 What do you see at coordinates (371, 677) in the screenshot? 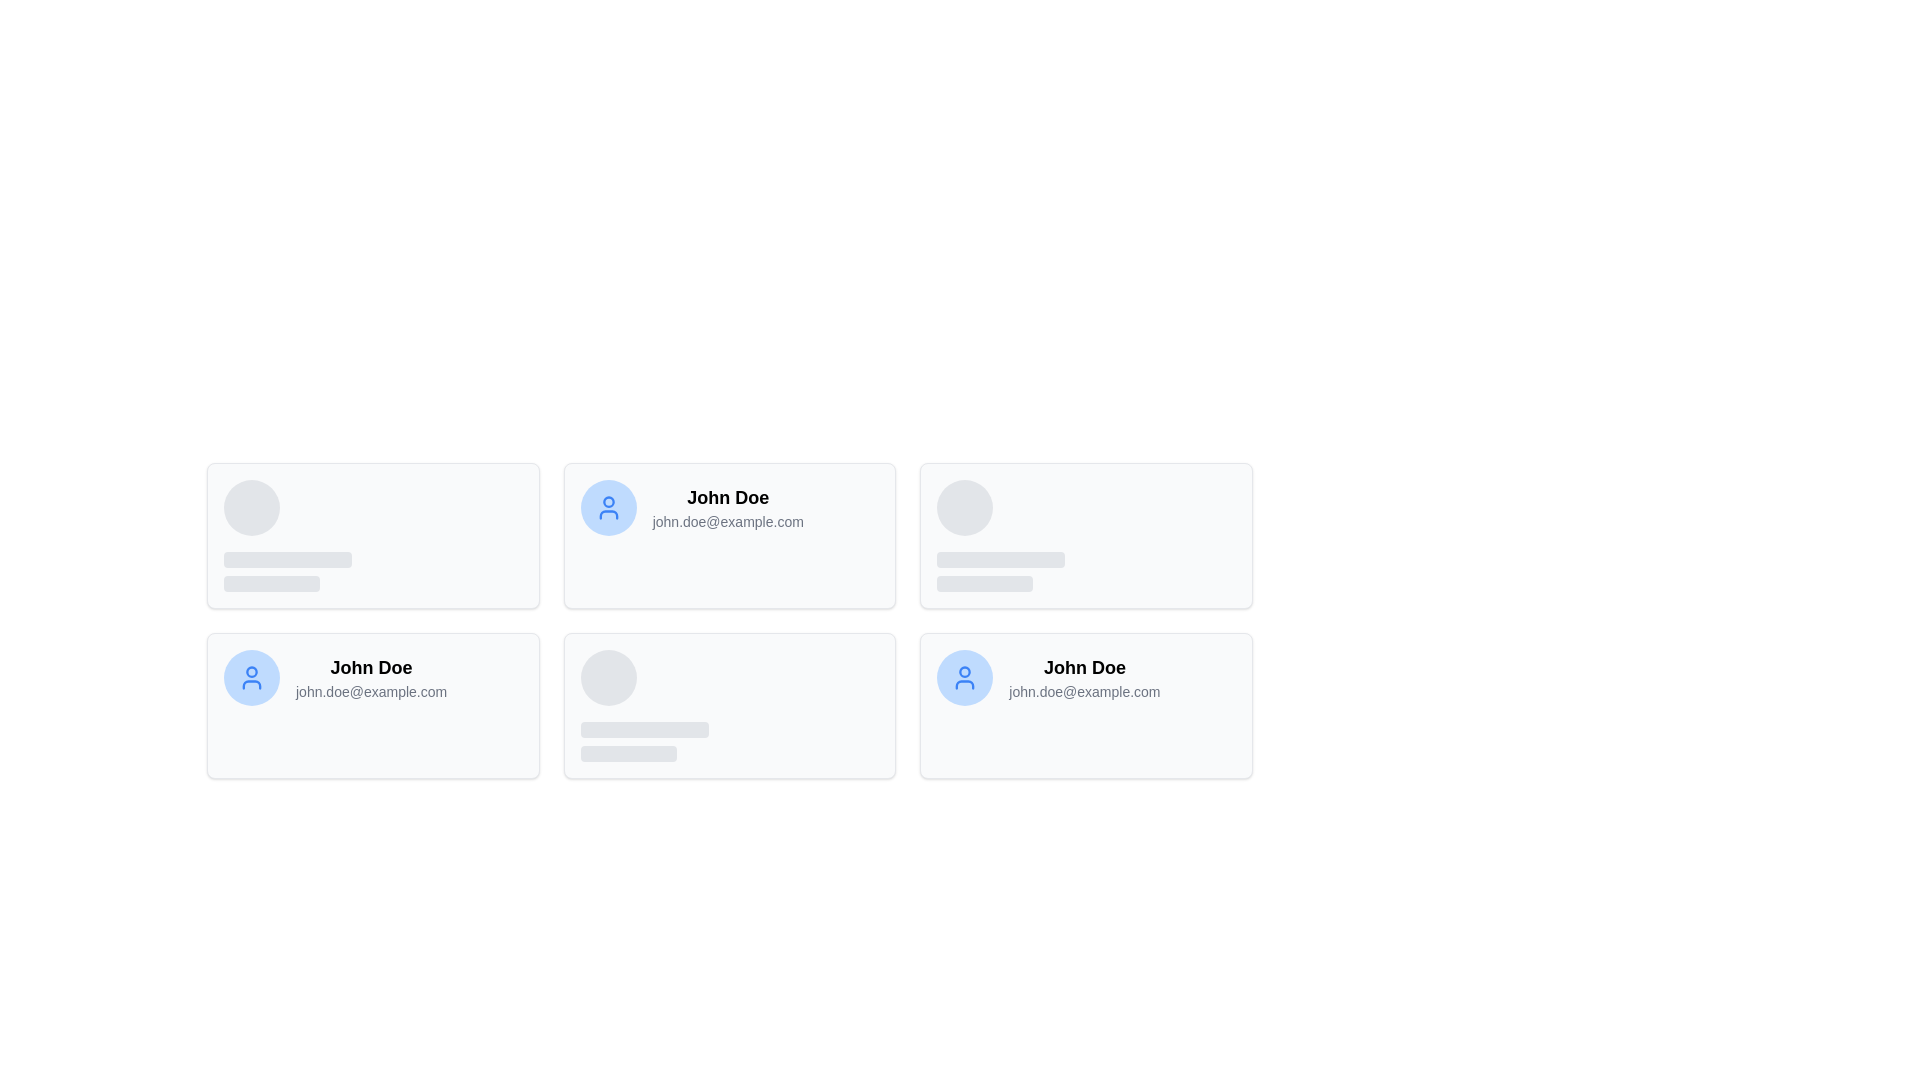
I see `the user profile text block located` at bounding box center [371, 677].